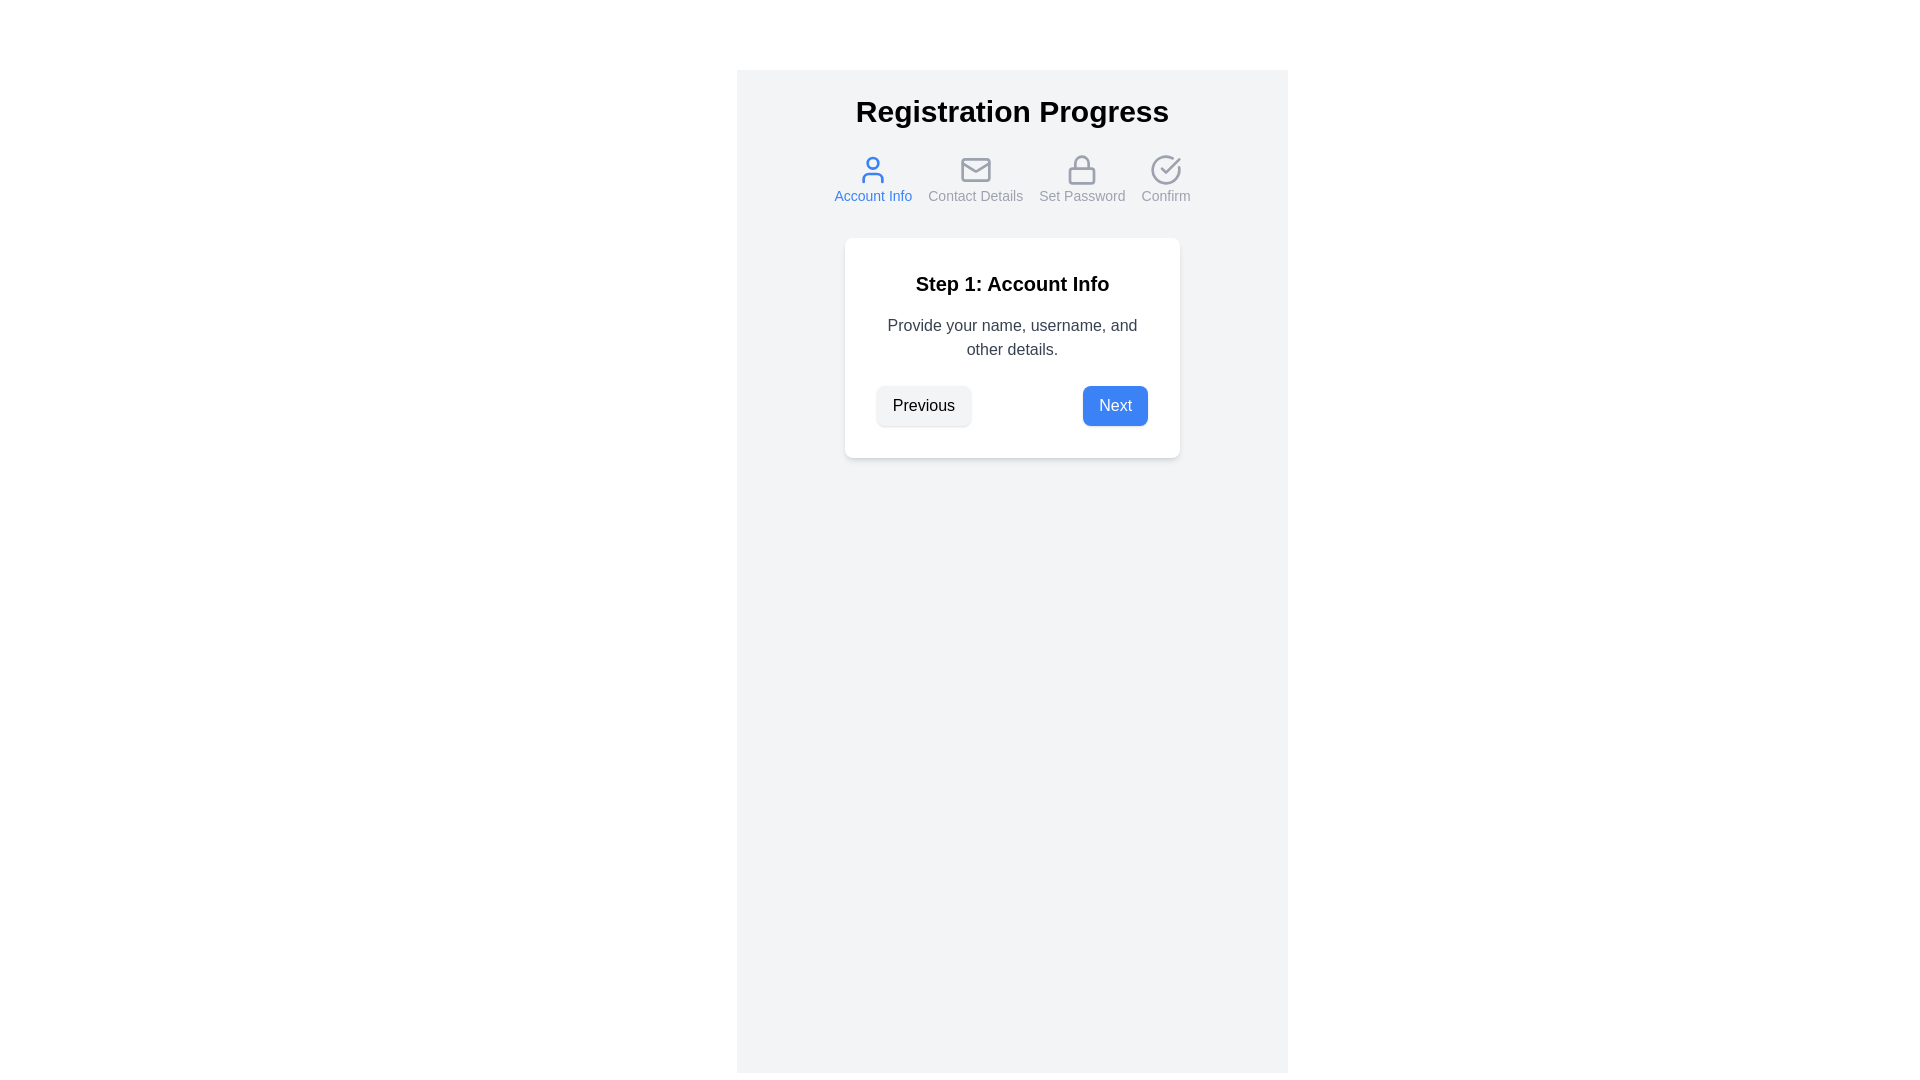 Image resolution: width=1920 pixels, height=1080 pixels. Describe the element at coordinates (1012, 405) in the screenshot. I see `the 'Previous' button in the horizontal group of buttons labeled 'Previous' and 'Next', which is located at the bottom of the card labeled 'Step 1: Account Info'` at that location.